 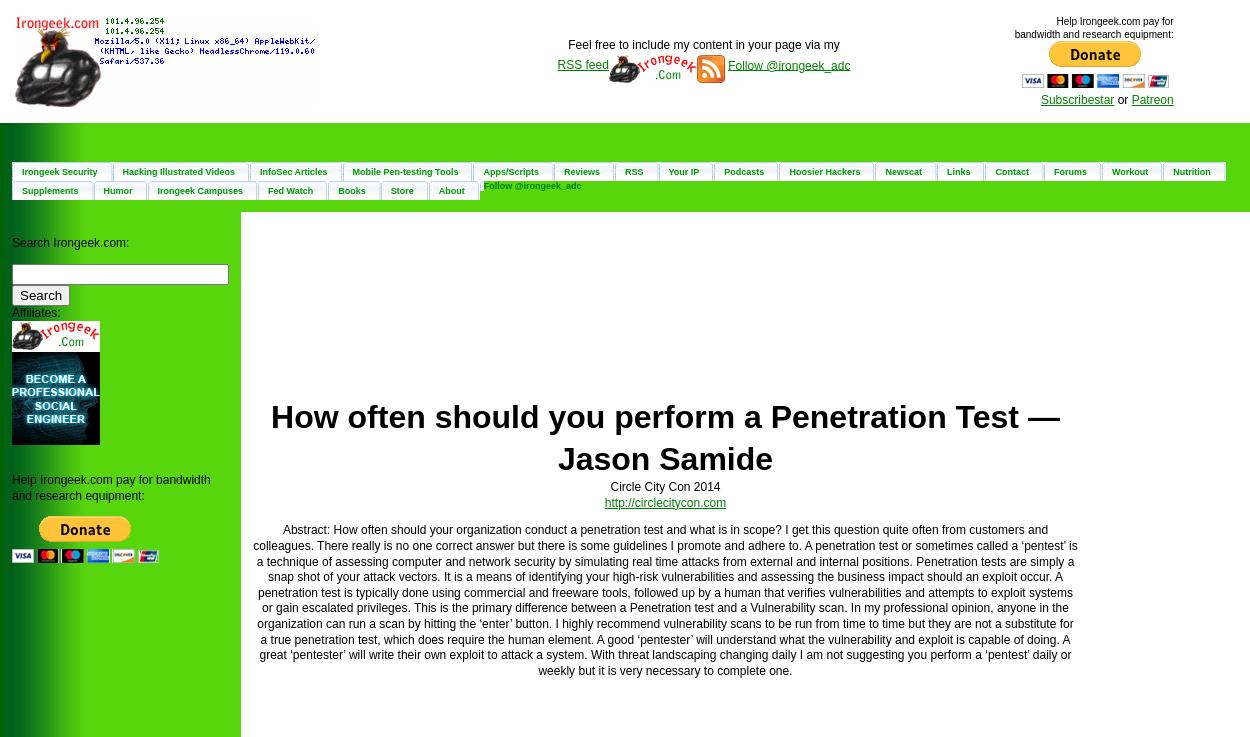 I want to click on 'or', so click(x=1121, y=97).